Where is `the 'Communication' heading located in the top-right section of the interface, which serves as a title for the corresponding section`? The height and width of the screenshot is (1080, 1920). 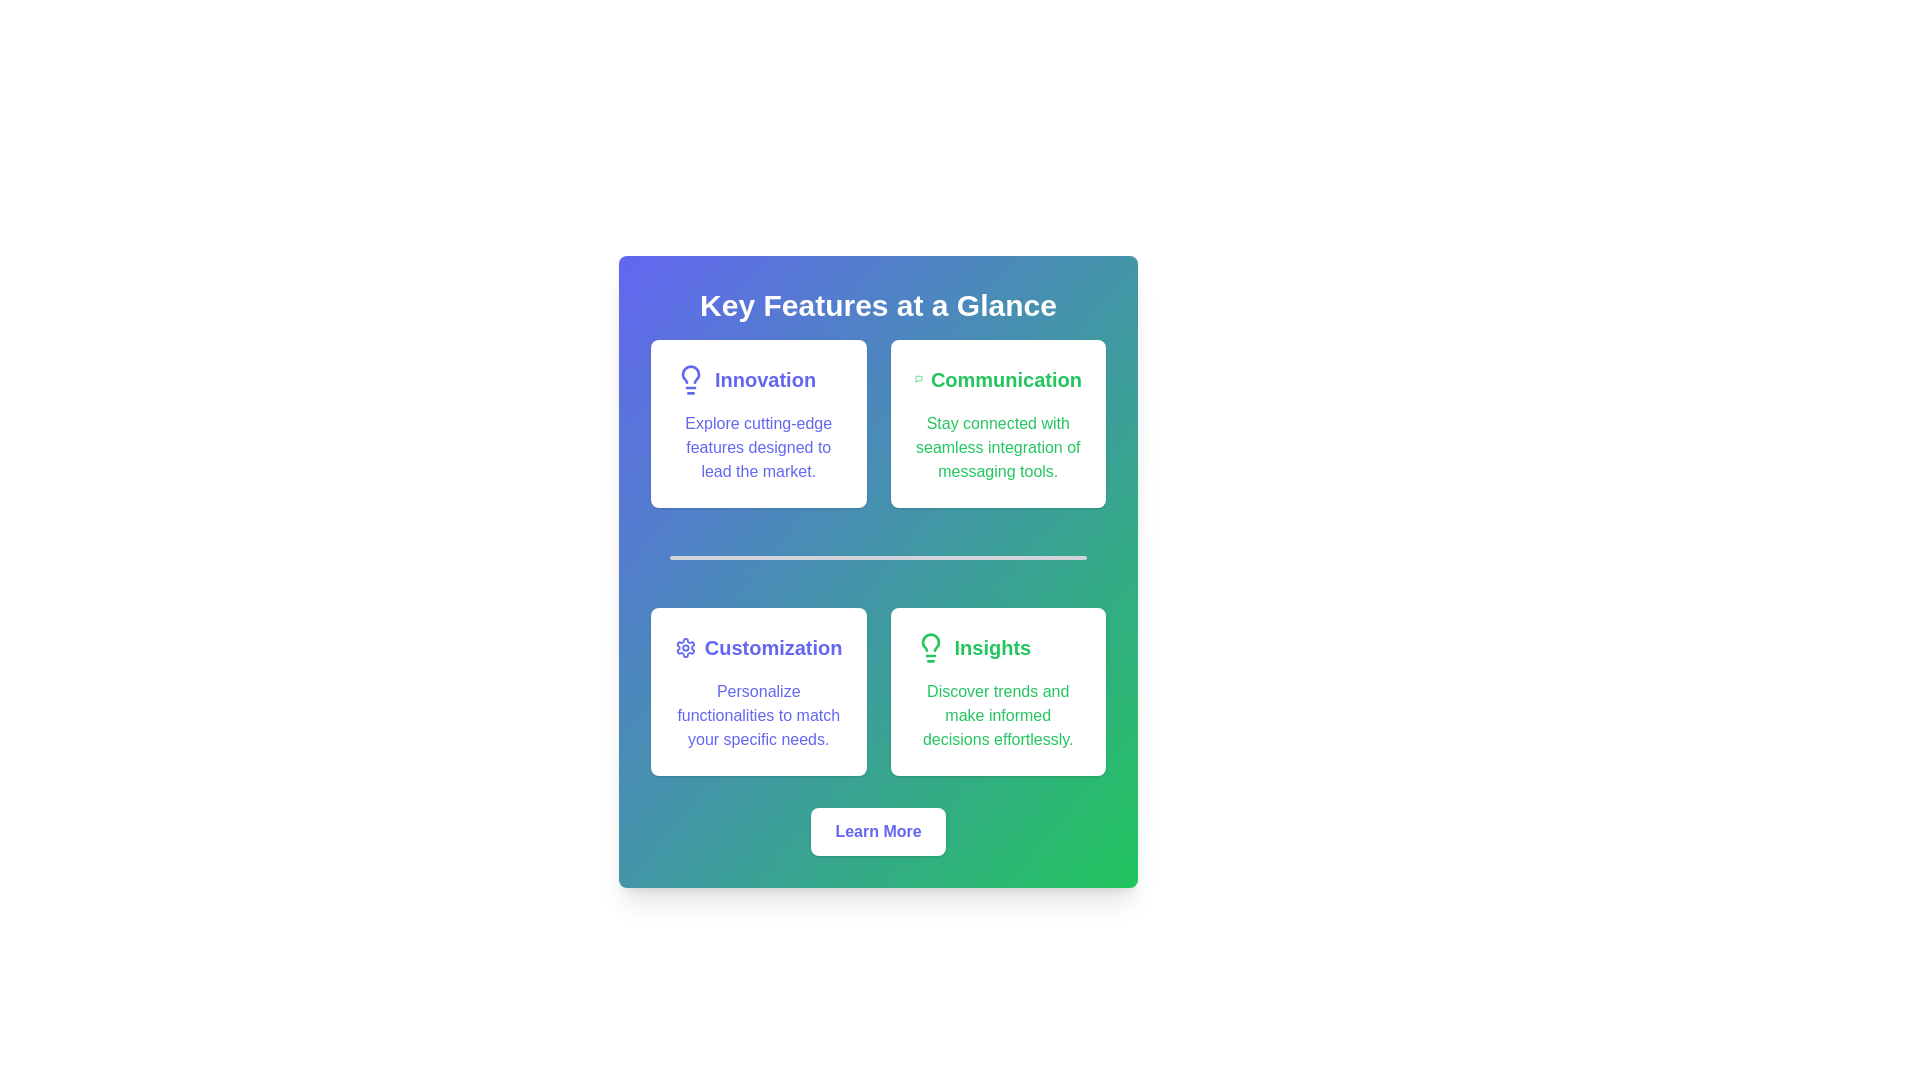
the 'Communication' heading located in the top-right section of the interface, which serves as a title for the corresponding section is located at coordinates (1006, 380).